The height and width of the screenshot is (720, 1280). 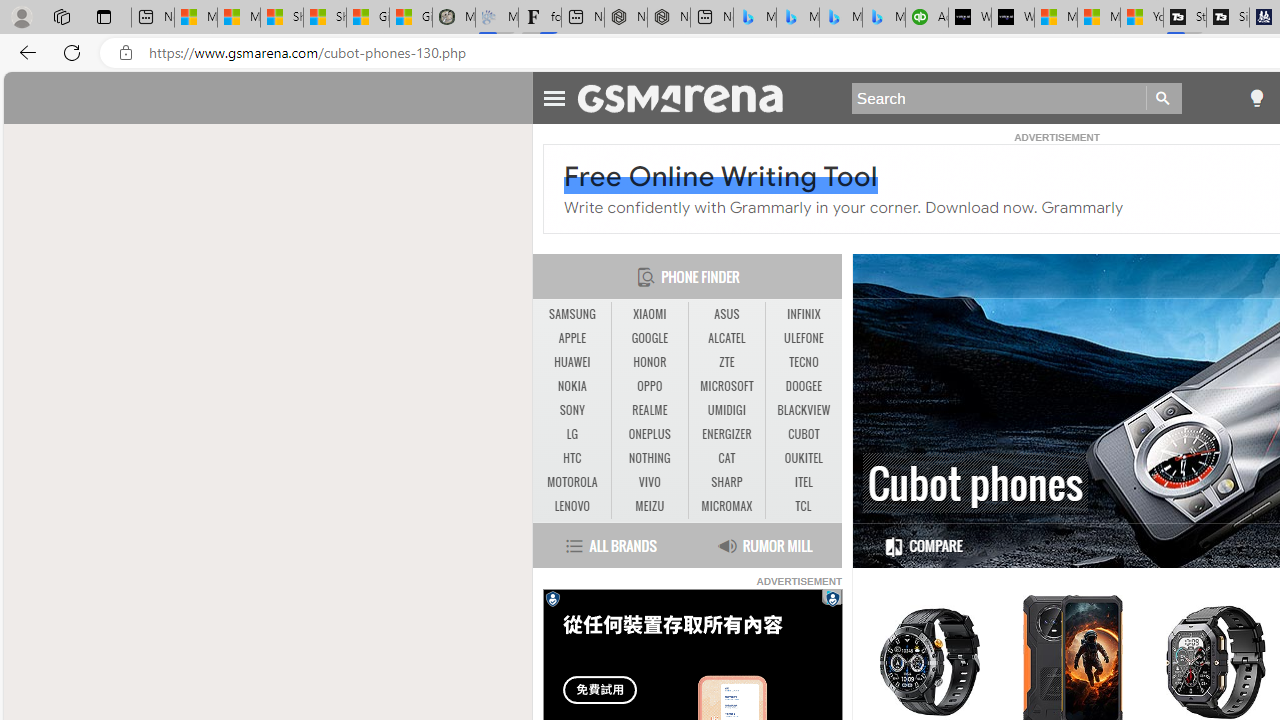 I want to click on 'MICROSOFT', so click(x=726, y=386).